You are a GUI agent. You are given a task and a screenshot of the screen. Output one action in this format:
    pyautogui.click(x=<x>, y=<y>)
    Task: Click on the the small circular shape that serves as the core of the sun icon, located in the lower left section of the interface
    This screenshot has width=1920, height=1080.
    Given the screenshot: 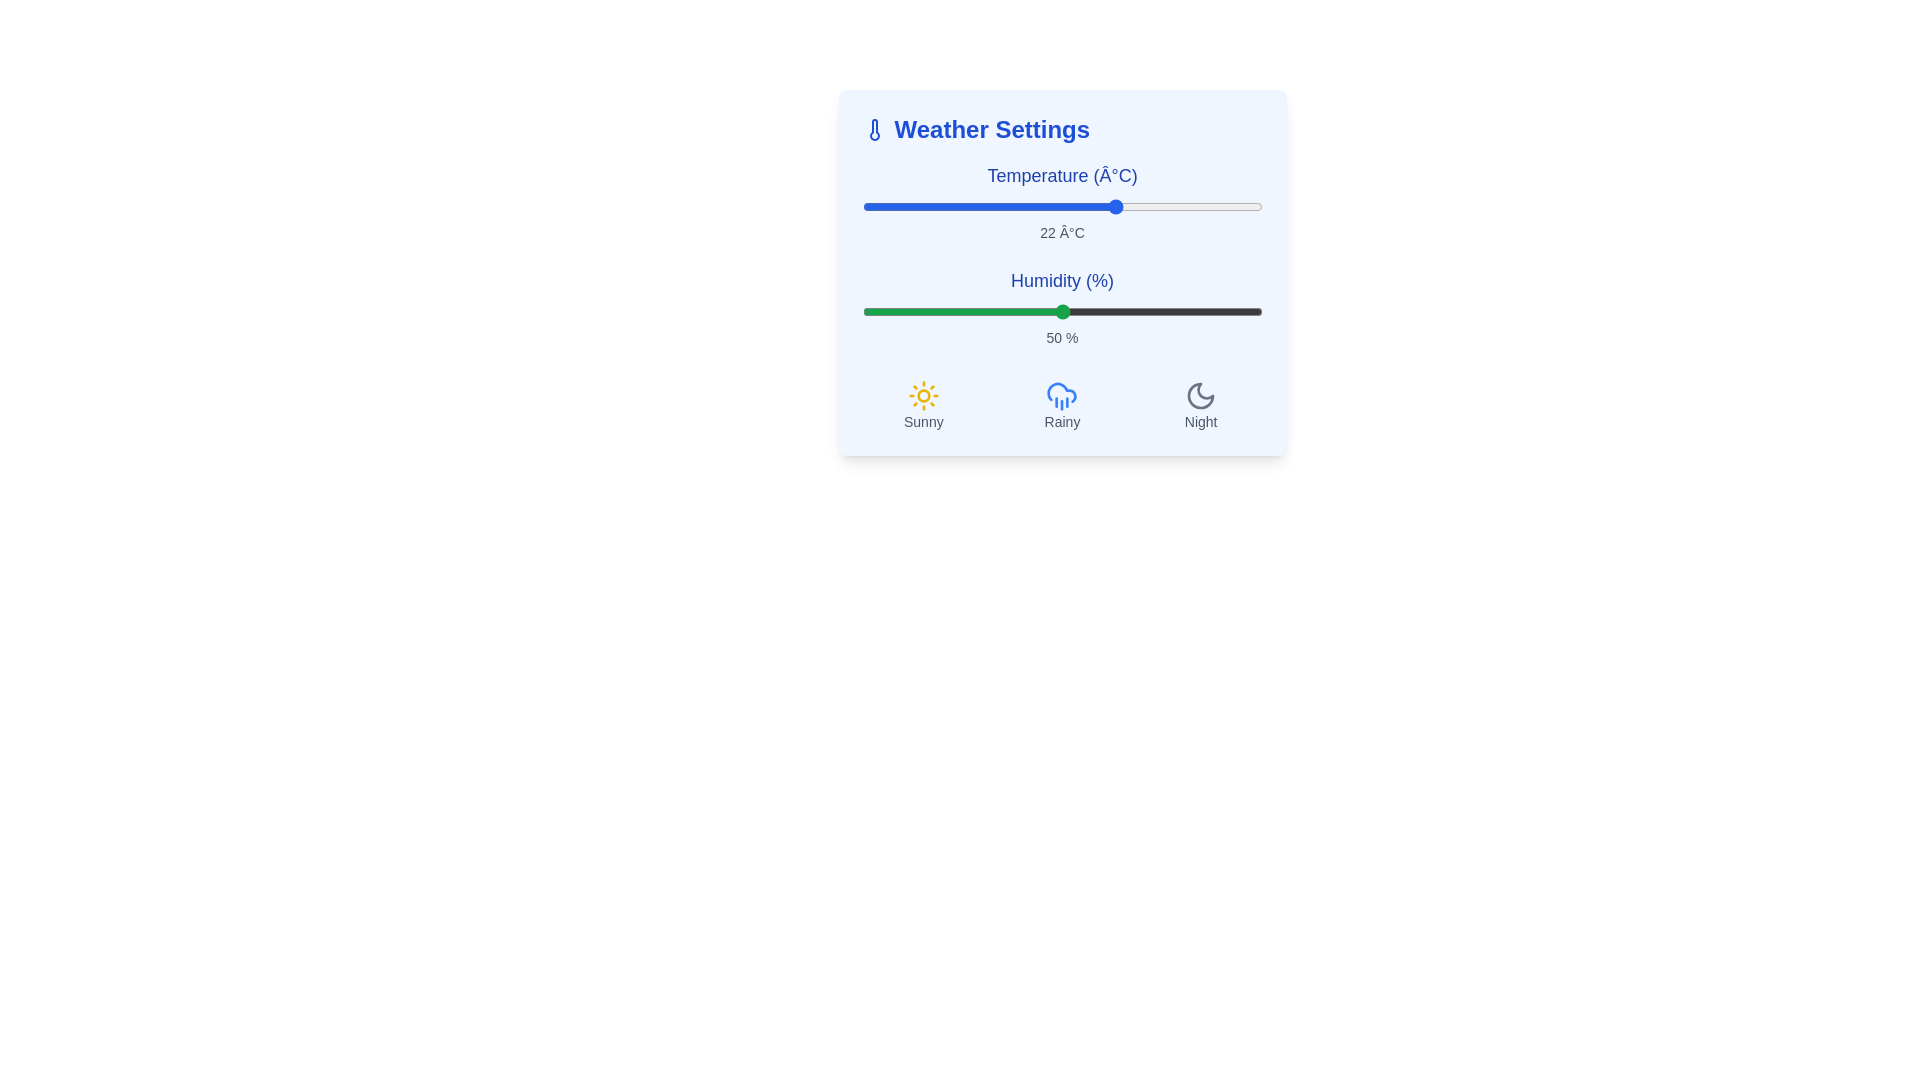 What is the action you would take?
    pyautogui.click(x=922, y=396)
    